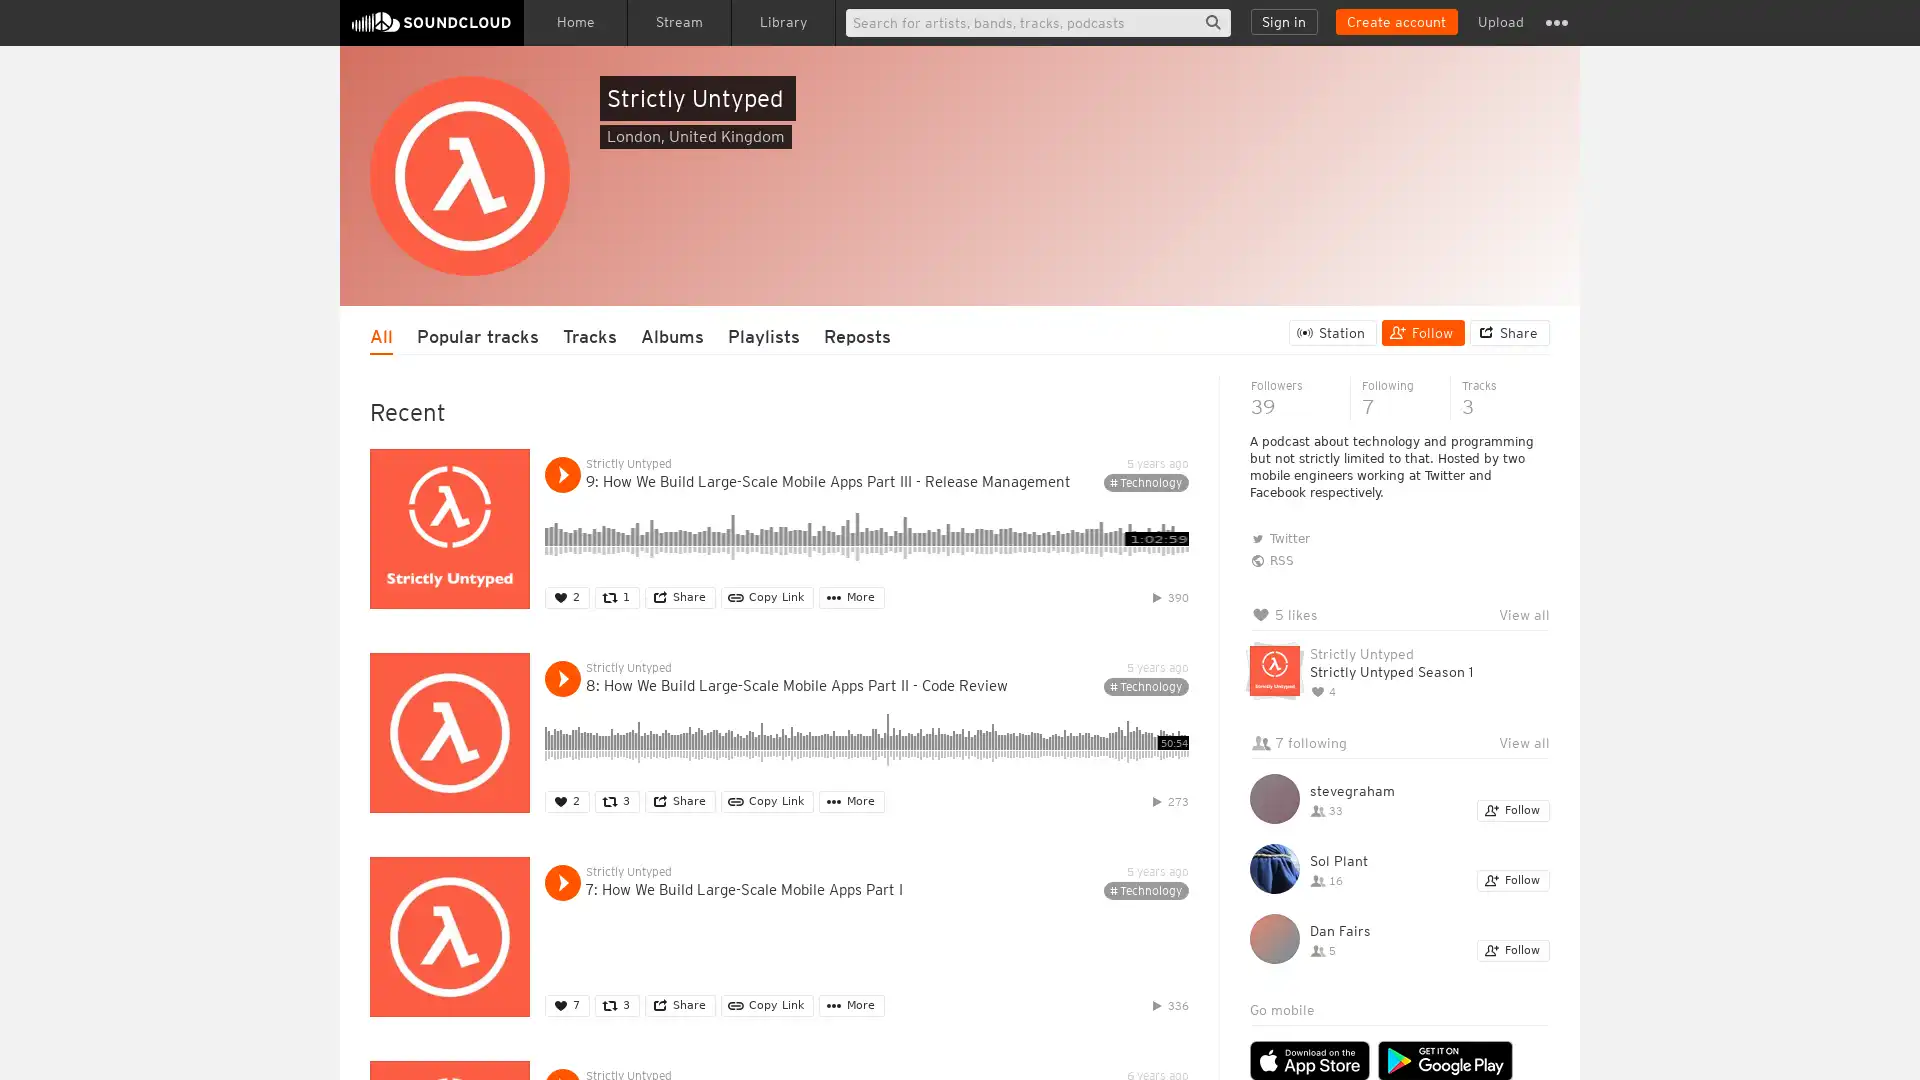 This screenshot has height=1080, width=1920. What do you see at coordinates (1513, 810) in the screenshot?
I see `Follow` at bounding box center [1513, 810].